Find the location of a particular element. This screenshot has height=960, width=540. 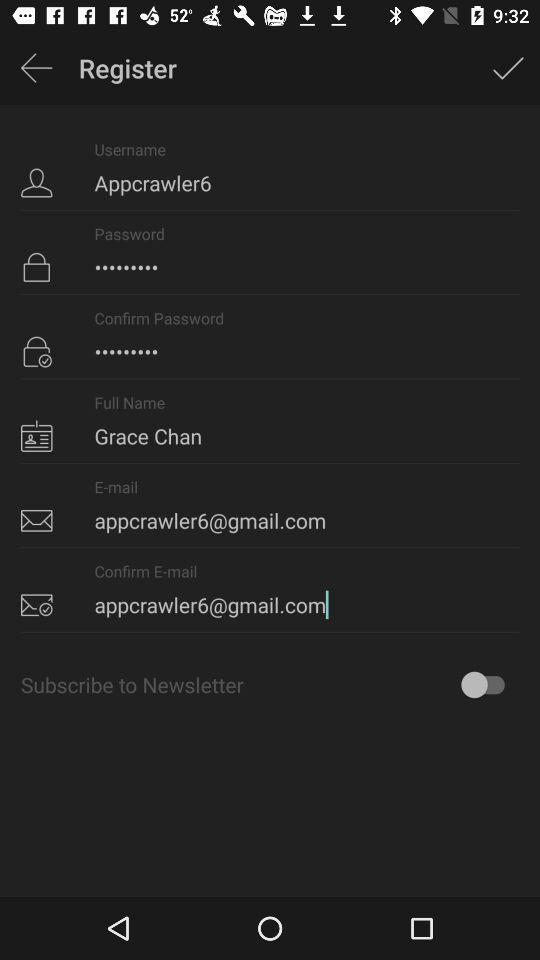

icon above the appcrawler6 item is located at coordinates (36, 68).